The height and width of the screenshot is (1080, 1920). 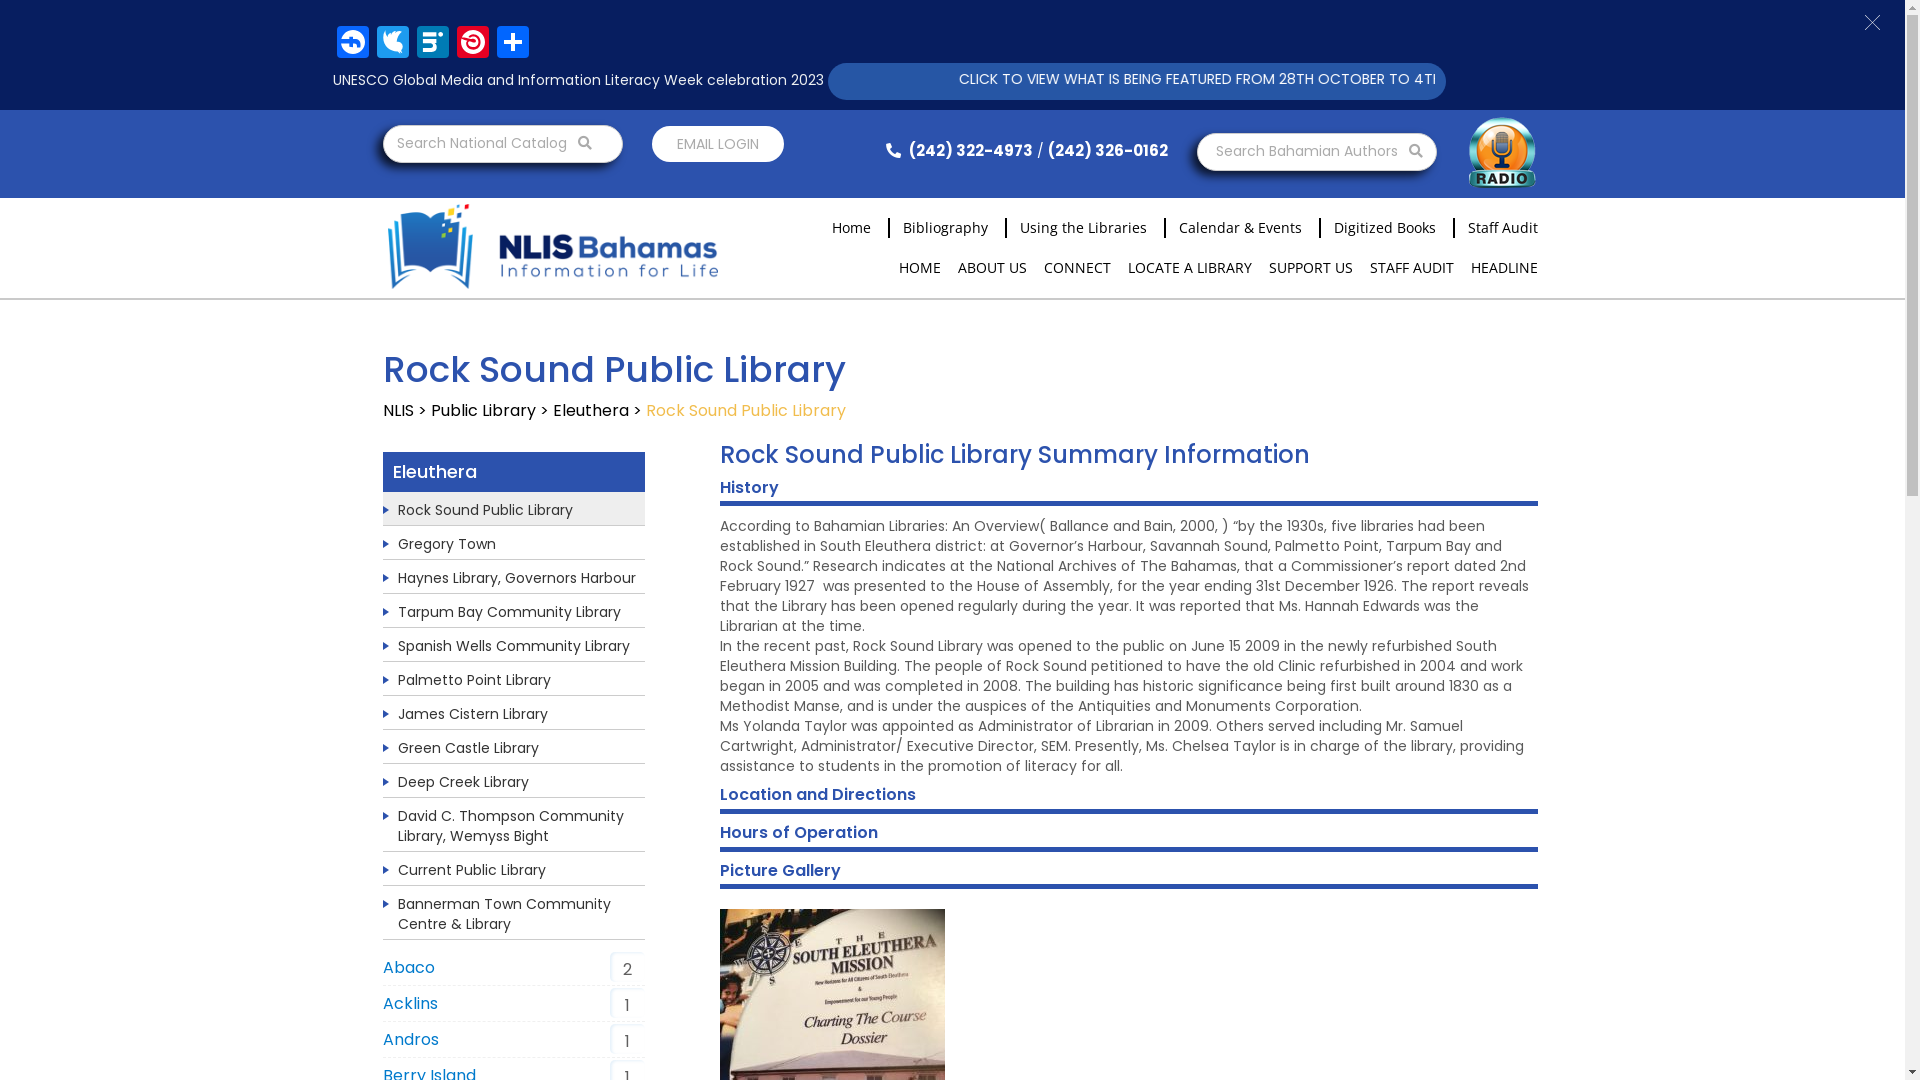 I want to click on 'Facebook', so click(x=351, y=44).